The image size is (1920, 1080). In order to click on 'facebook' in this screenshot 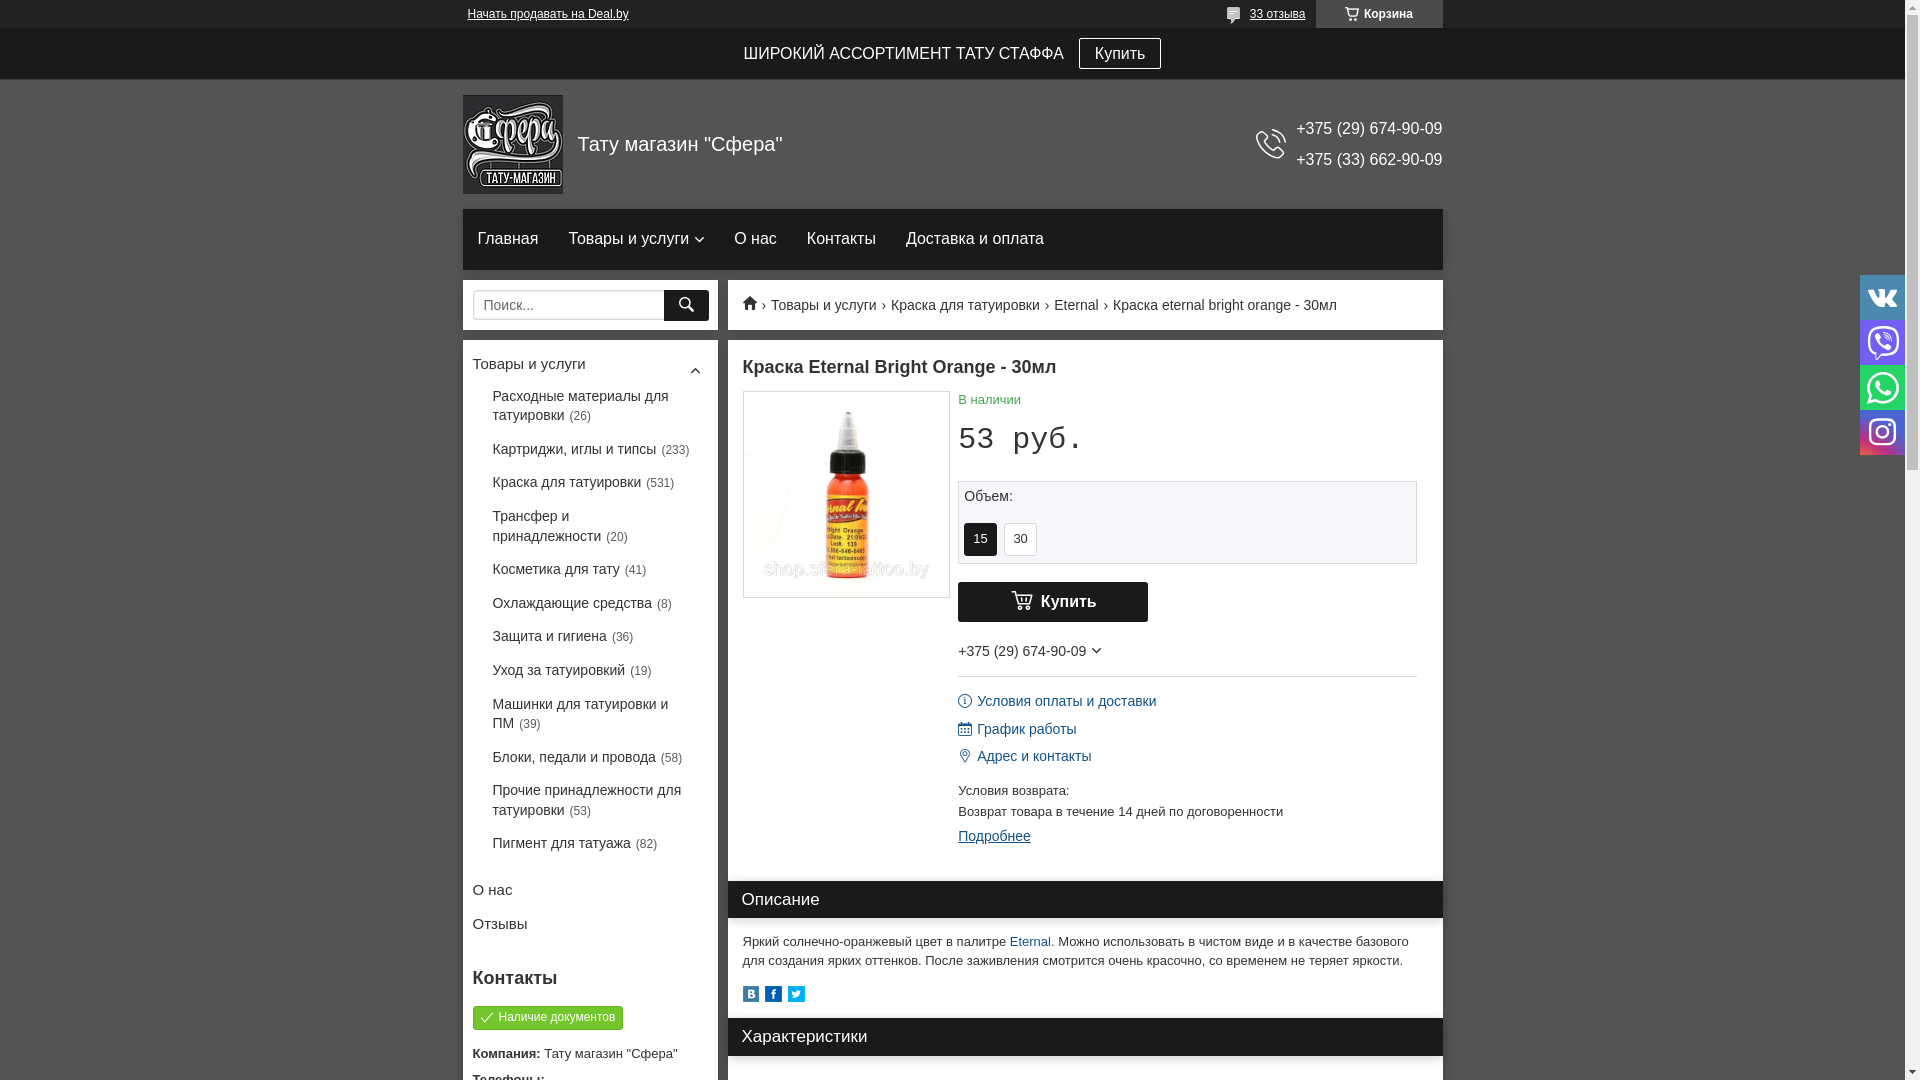, I will do `click(771, 997)`.